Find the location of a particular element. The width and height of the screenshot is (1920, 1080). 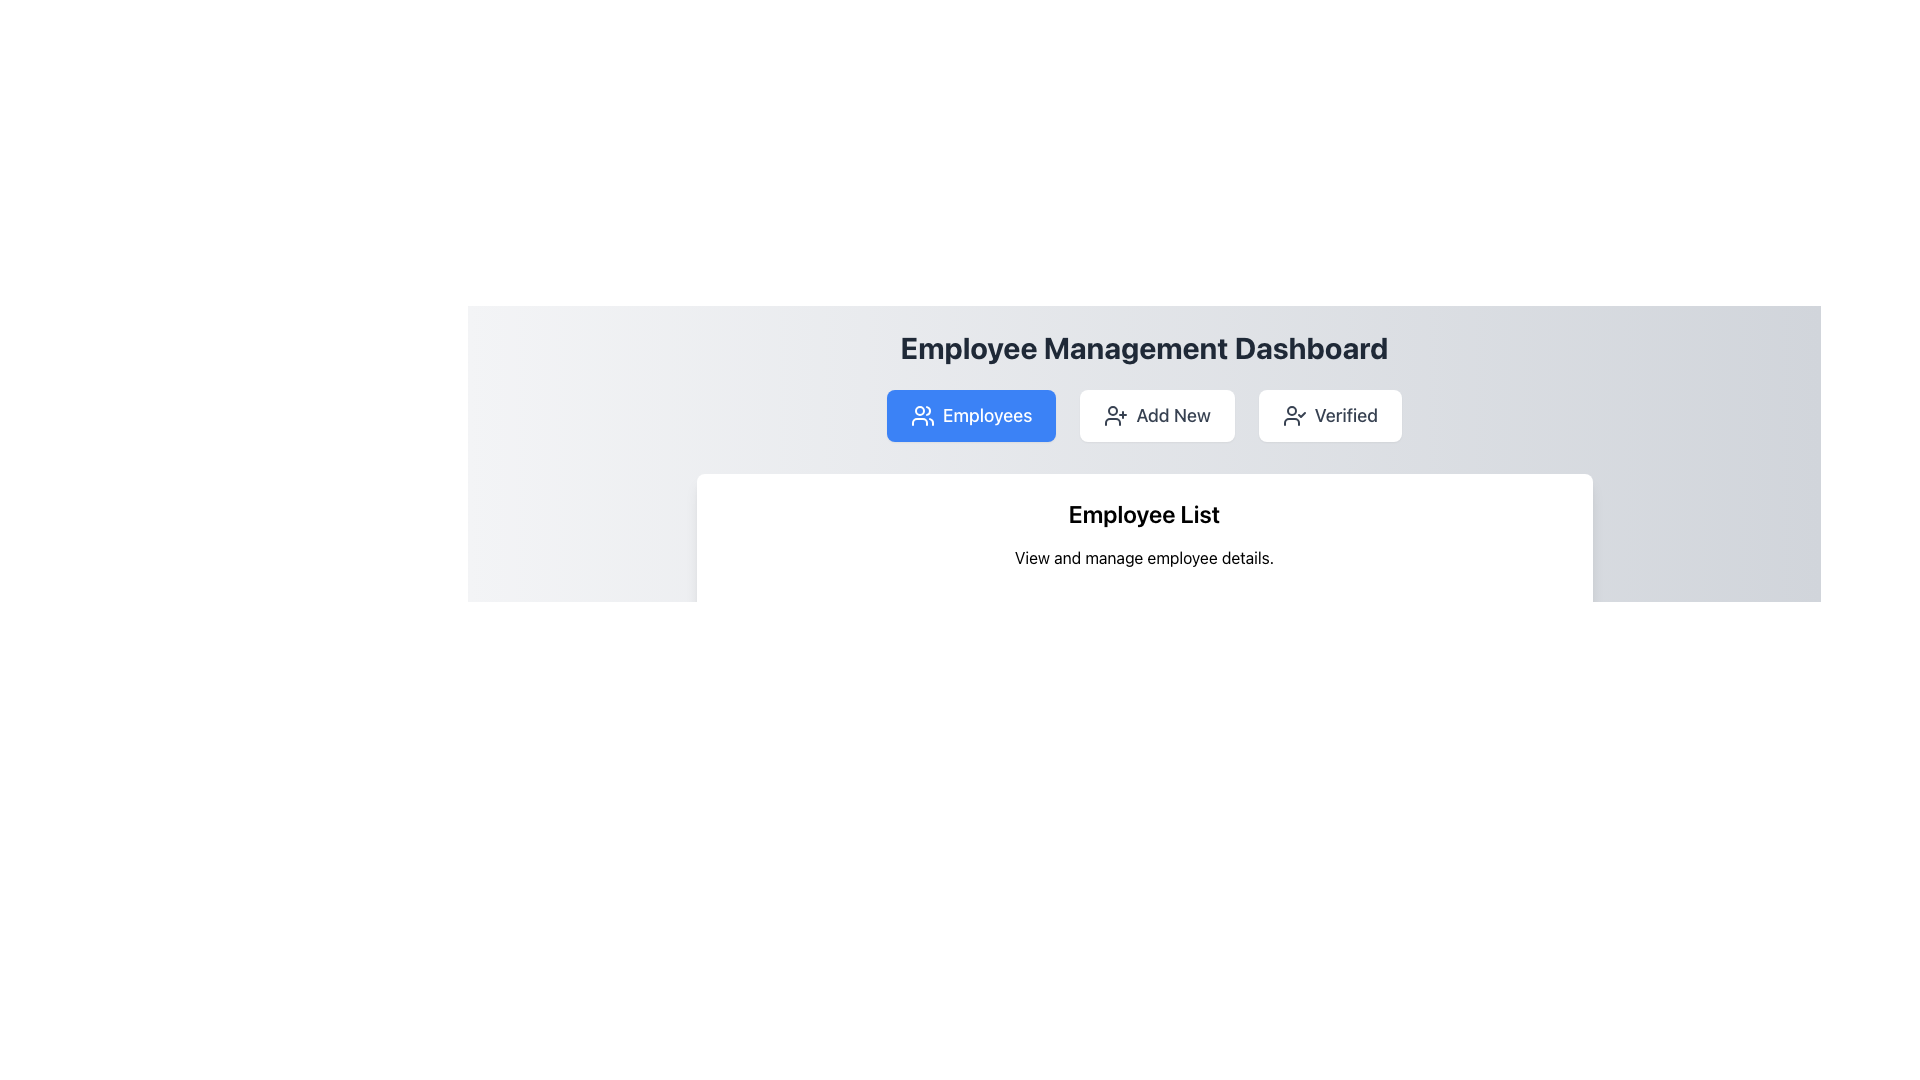

the 'Employees' icon (SVG) located within the blue button in the top left section of the navigation bar to trigger the tooltip or visual effect is located at coordinates (922, 415).